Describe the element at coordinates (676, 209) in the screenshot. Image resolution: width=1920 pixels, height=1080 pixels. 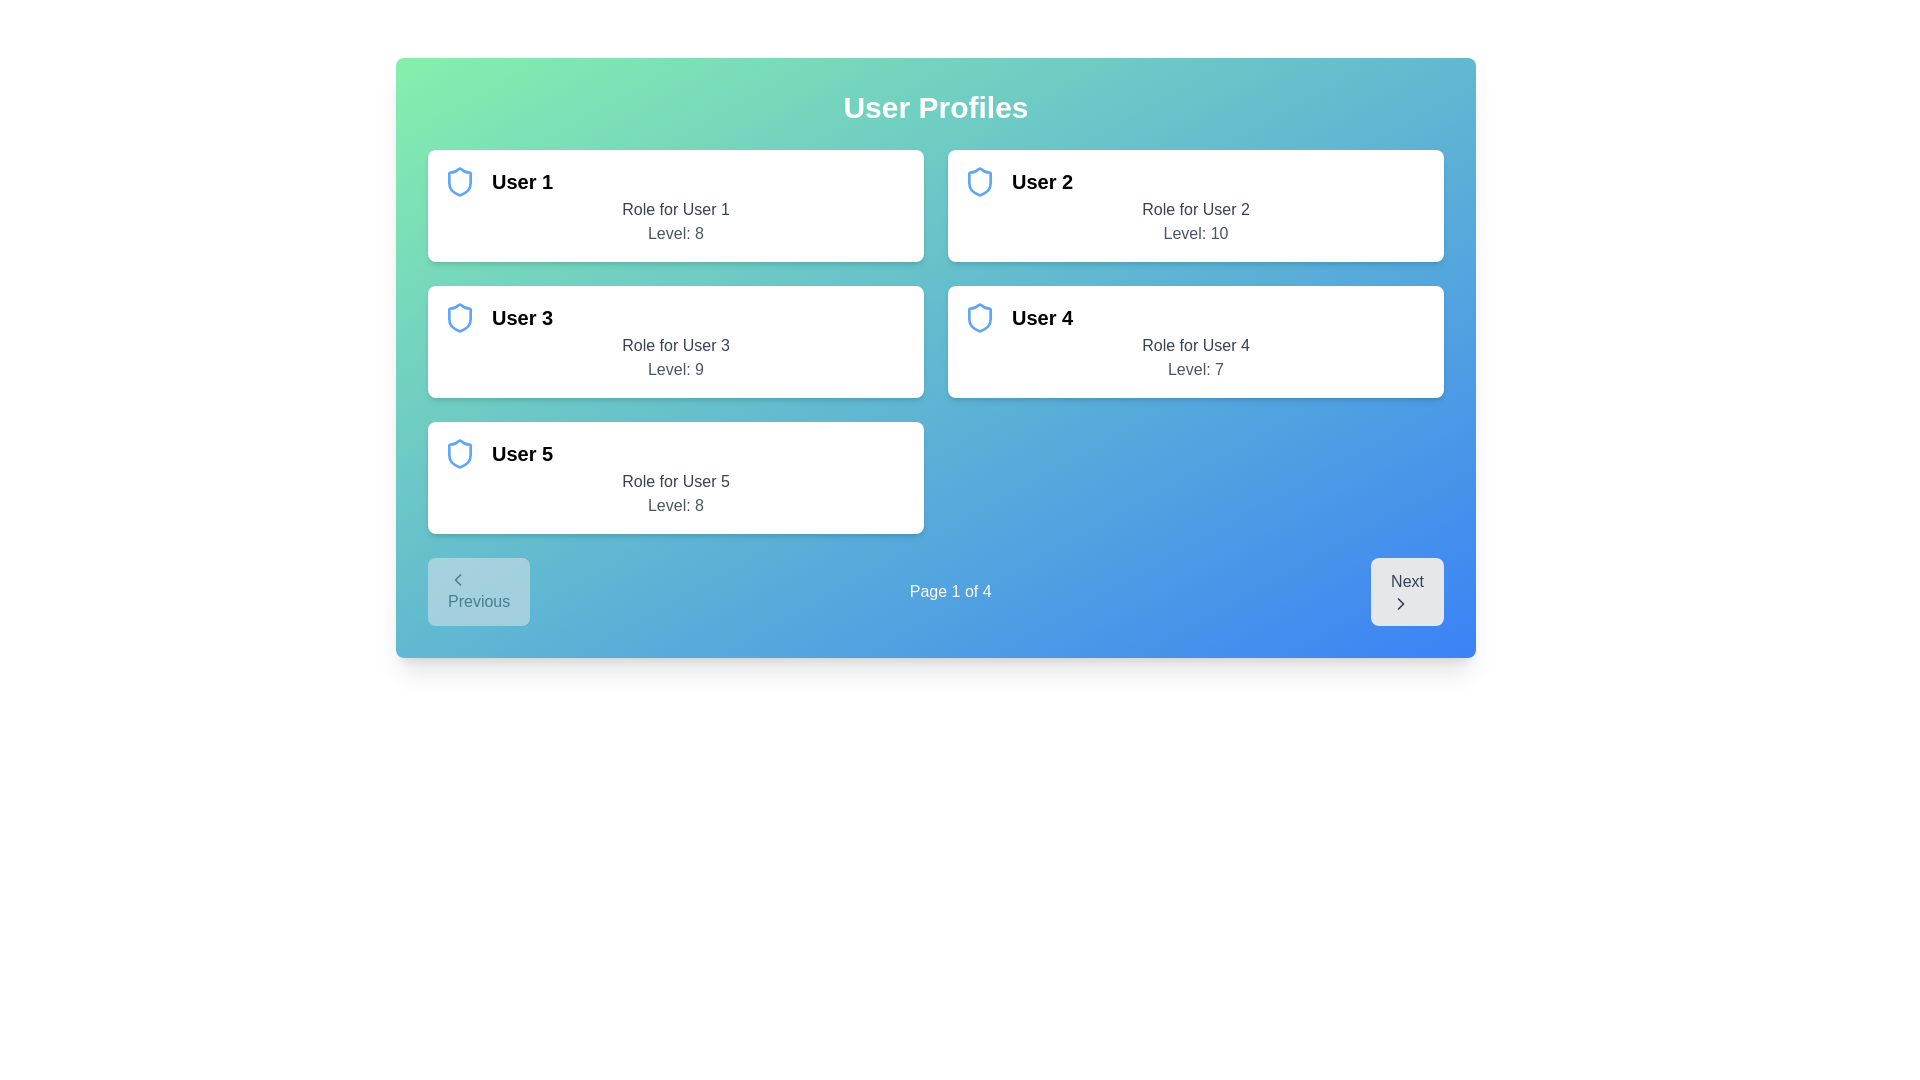
I see `the descriptive text label for User 1, which is located within the user profile card, positioned below the user title and above the level information` at that location.